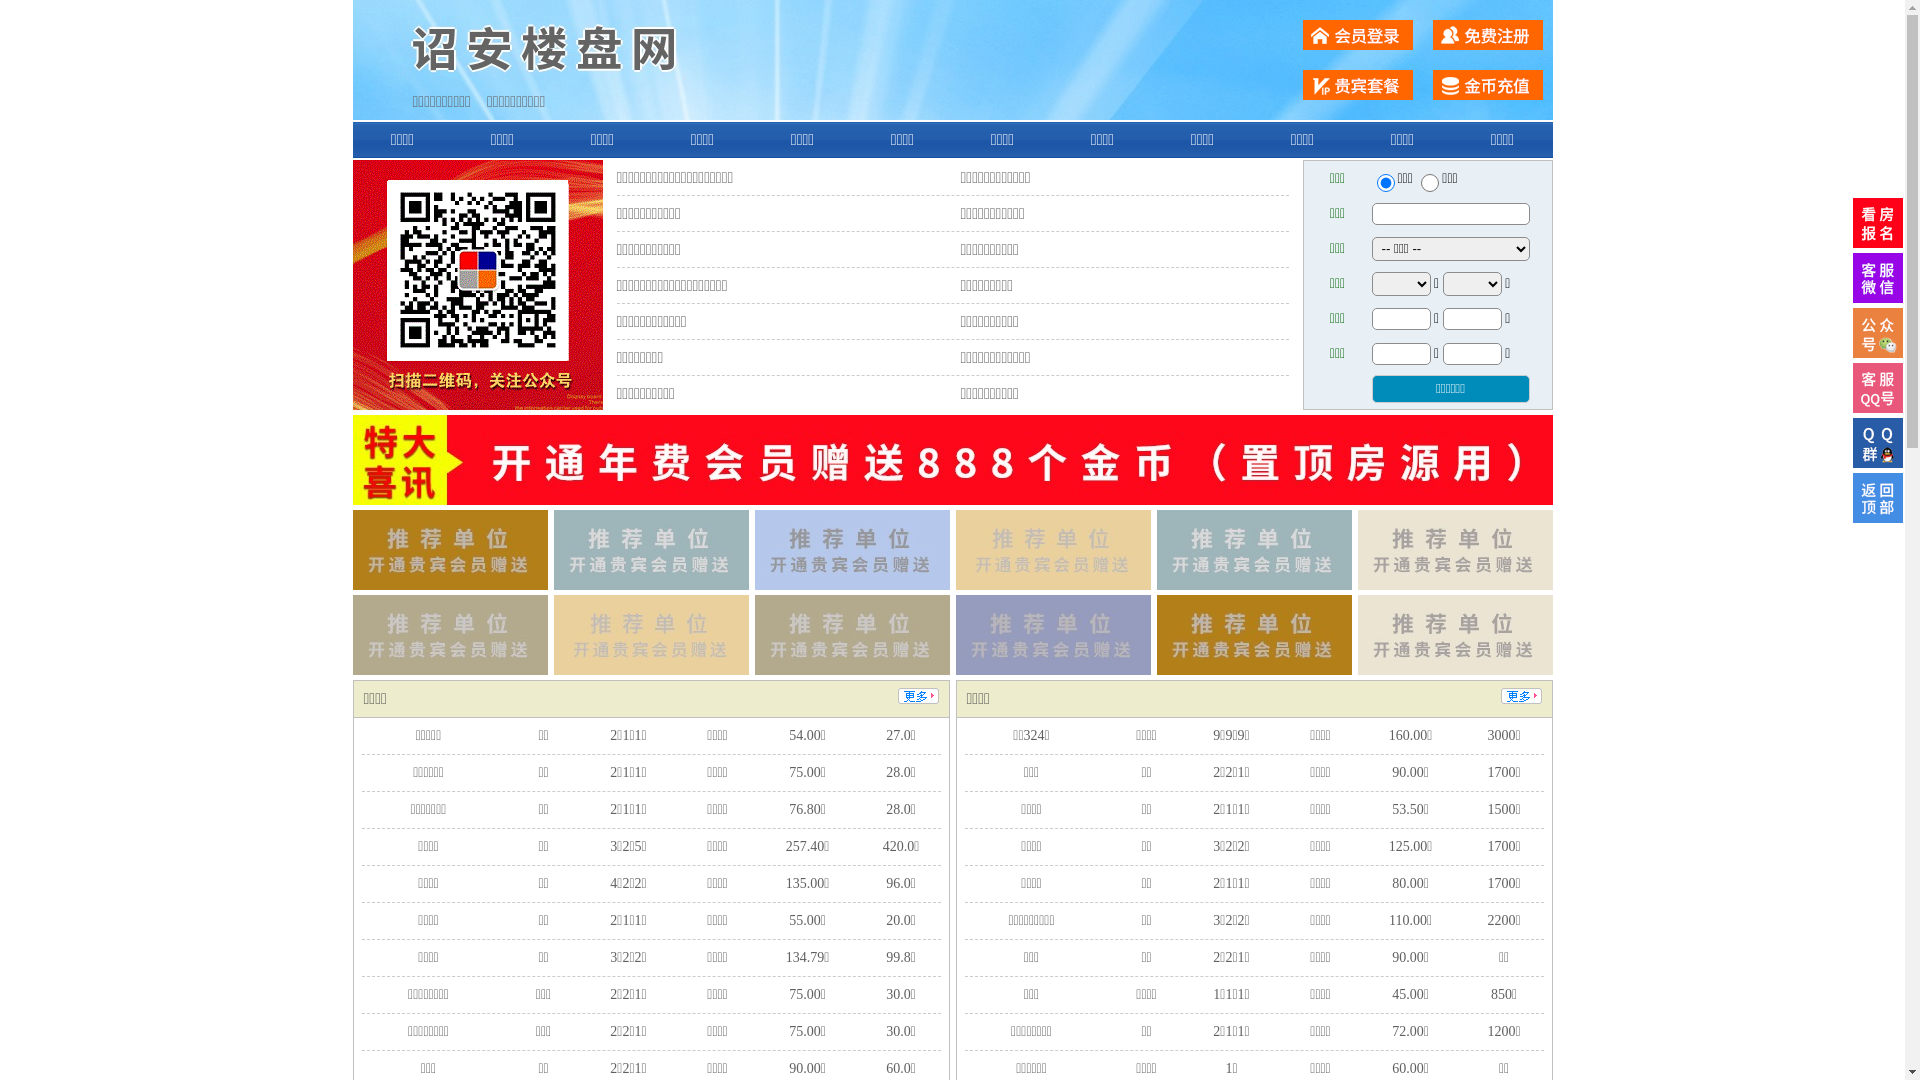 The width and height of the screenshot is (1920, 1080). Describe the element at coordinates (1384, 182) in the screenshot. I see `'ershou'` at that location.